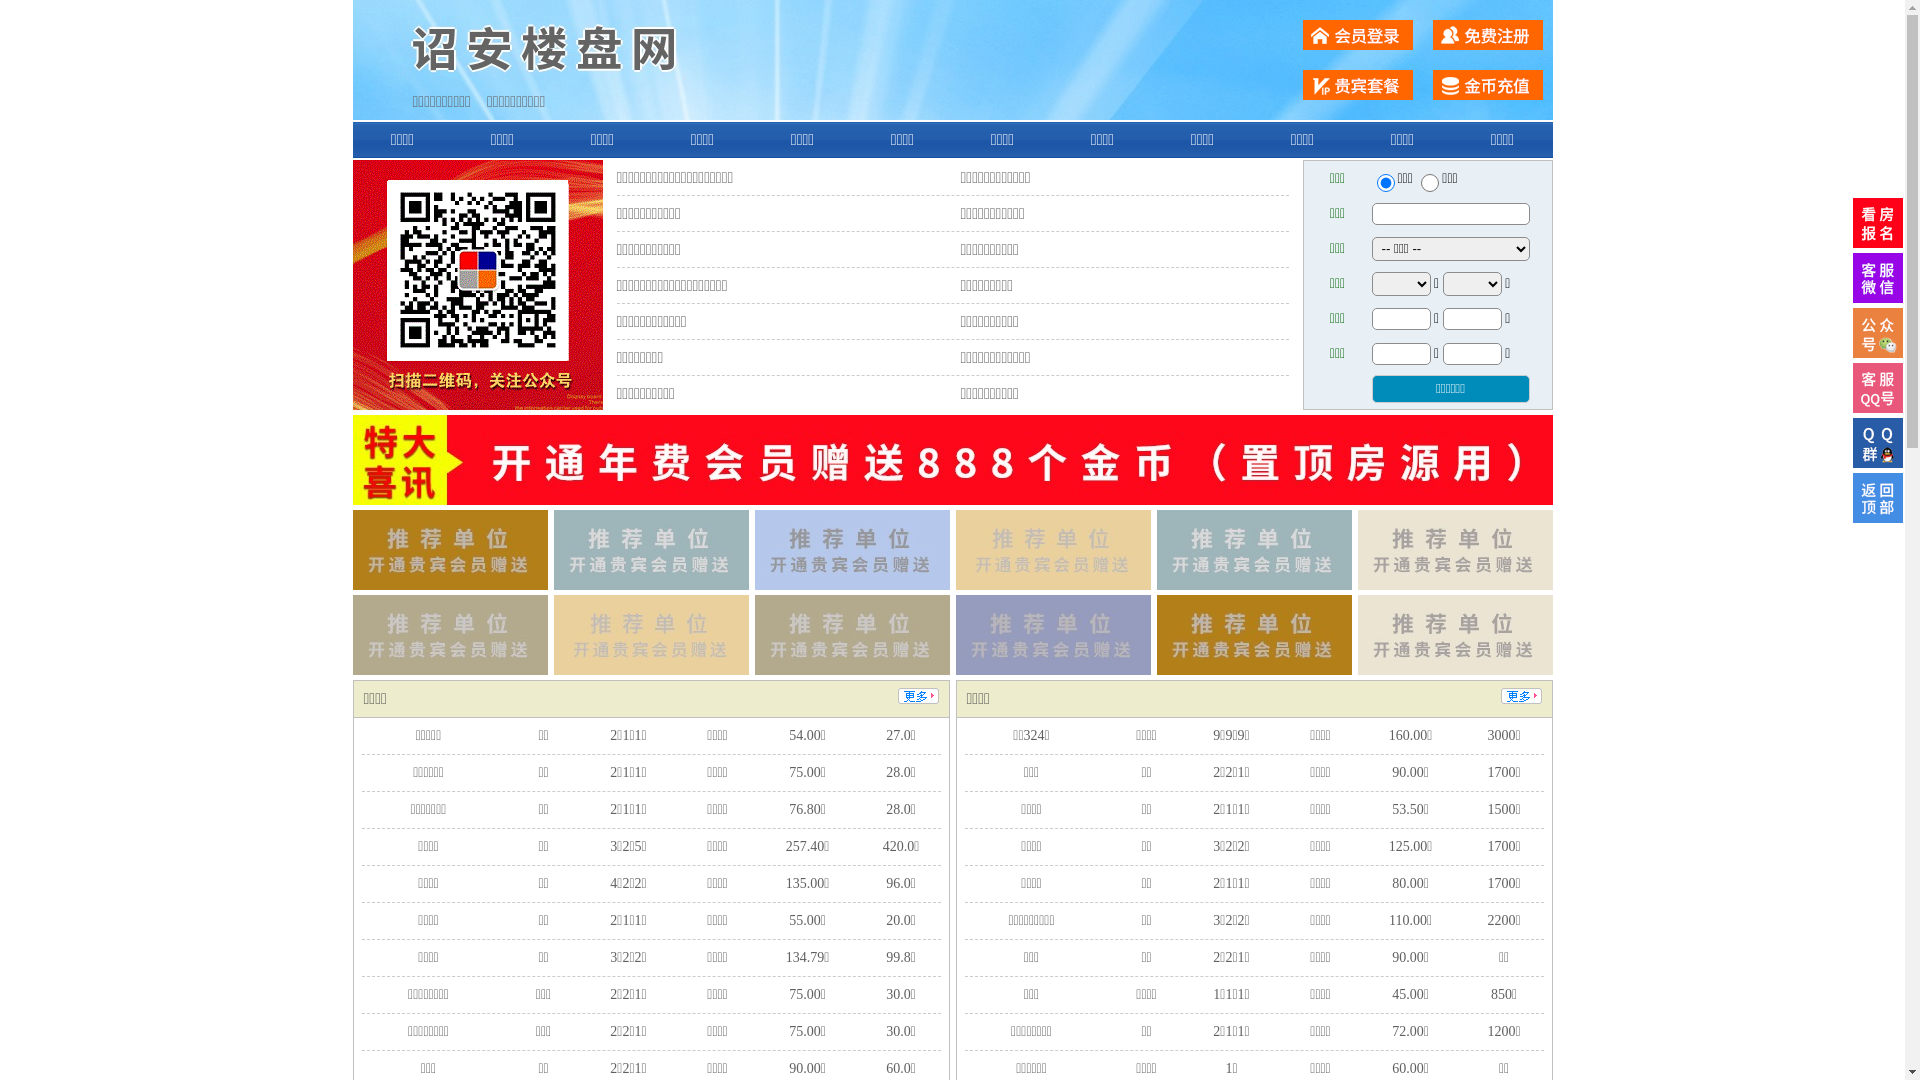 The width and height of the screenshot is (1920, 1080). Describe the element at coordinates (1384, 182) in the screenshot. I see `'ershou'` at that location.